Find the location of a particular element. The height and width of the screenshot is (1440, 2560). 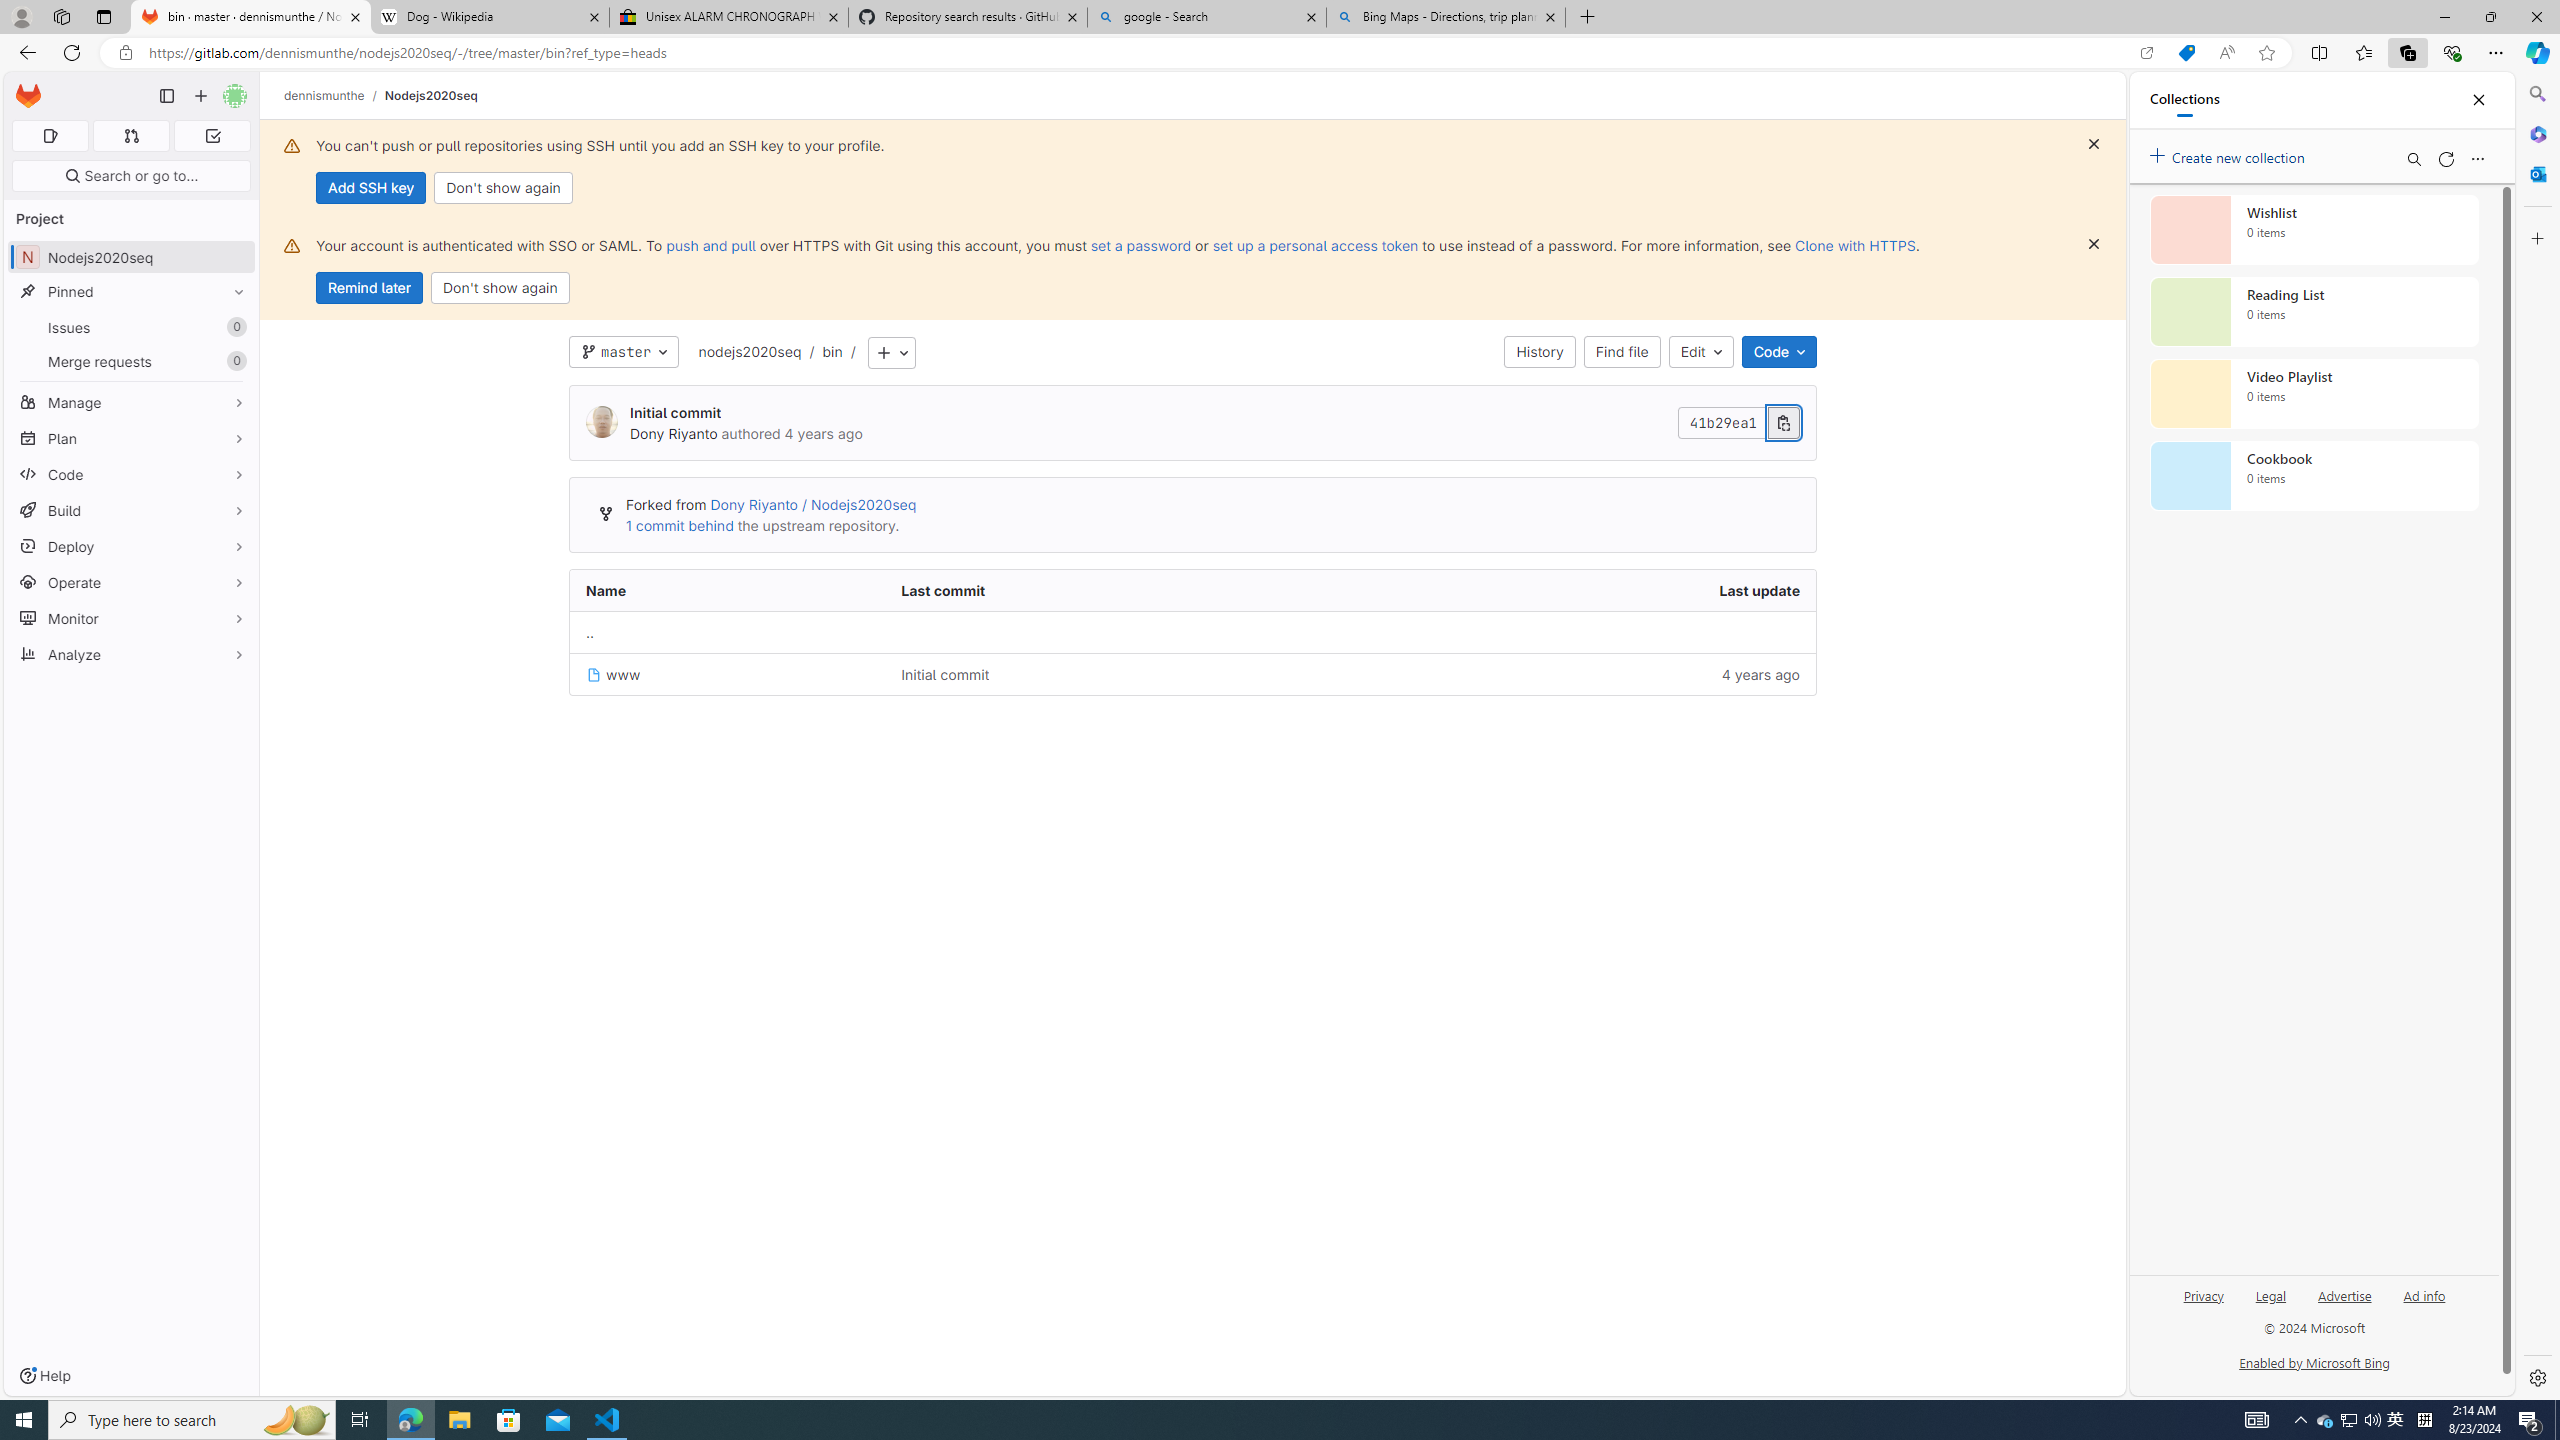

'push and pull' is located at coordinates (709, 245).